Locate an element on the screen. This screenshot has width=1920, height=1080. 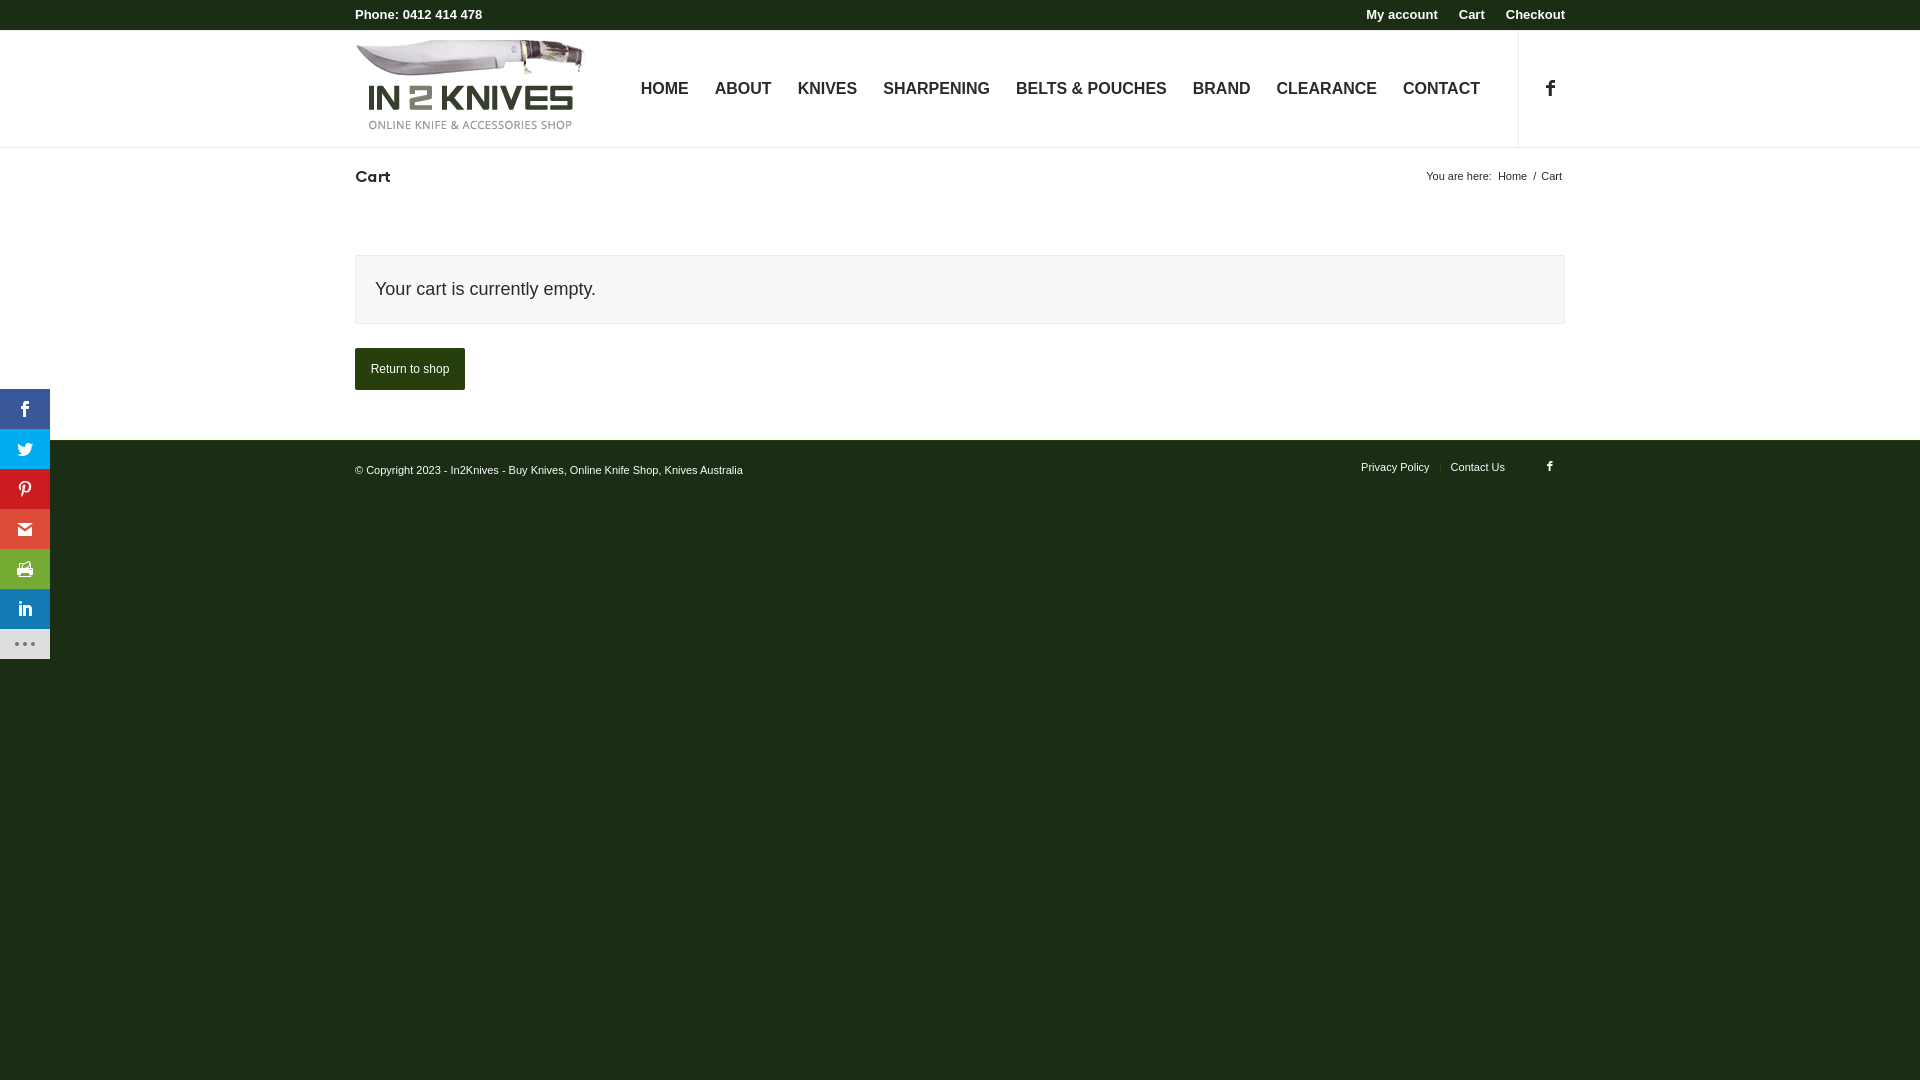
'Checkout' is located at coordinates (1534, 14).